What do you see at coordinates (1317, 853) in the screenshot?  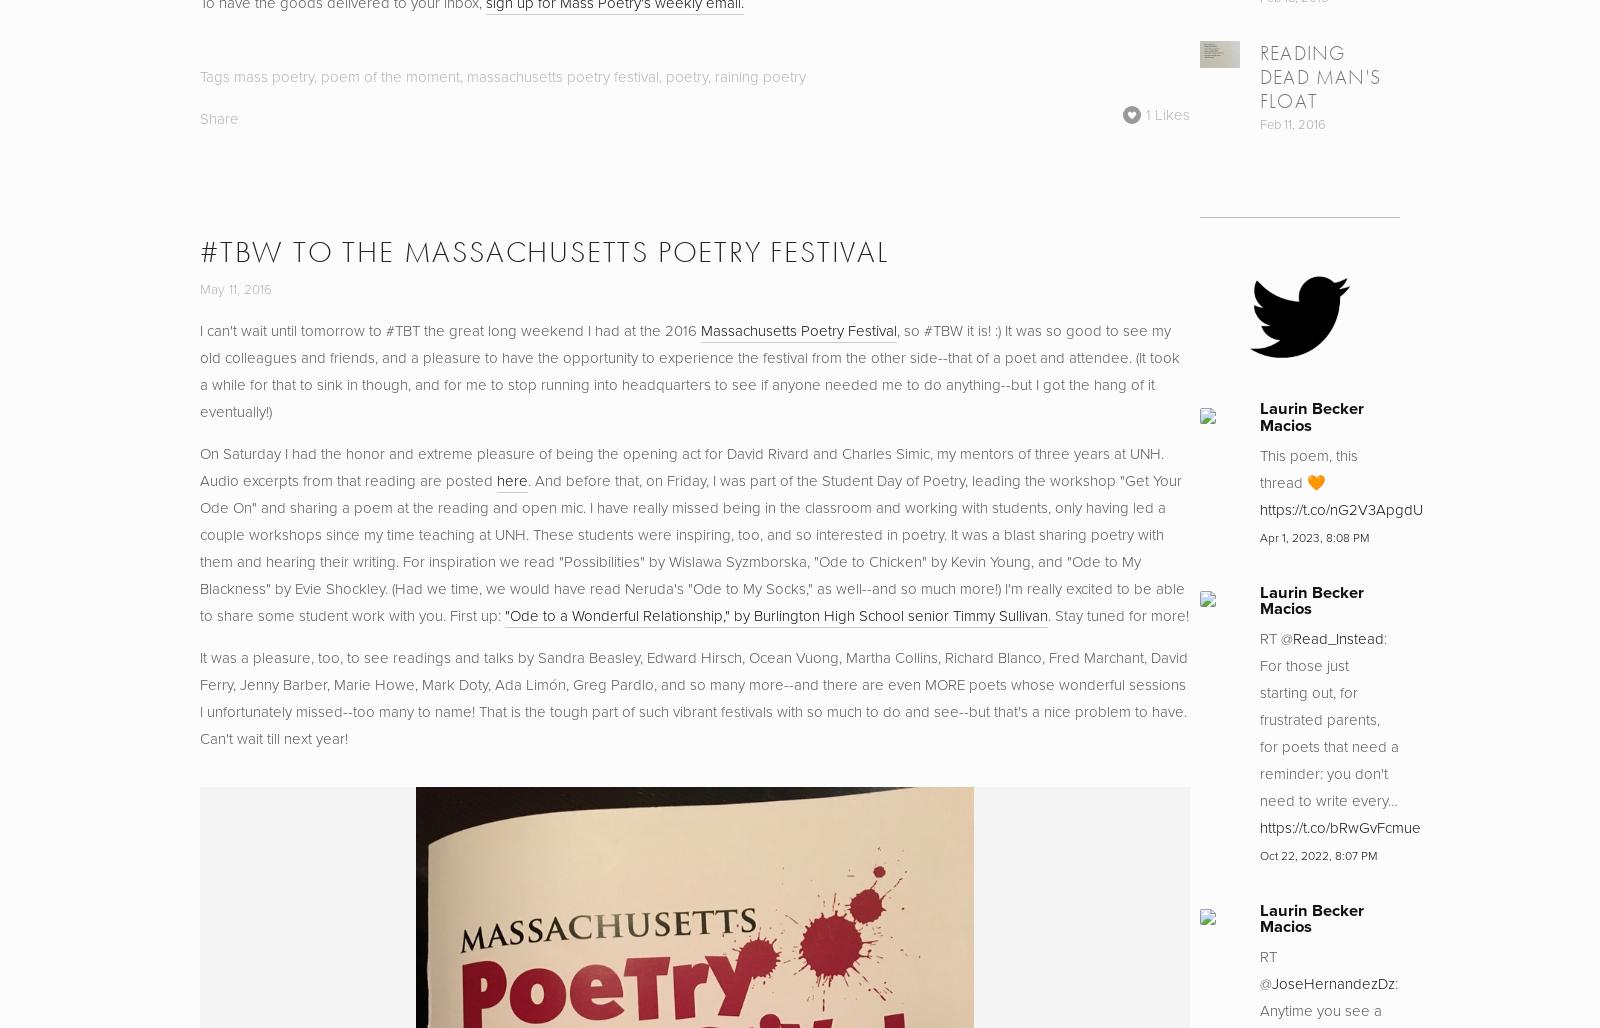 I see `'Oct 22, 2022, 8:07 PM'` at bounding box center [1317, 853].